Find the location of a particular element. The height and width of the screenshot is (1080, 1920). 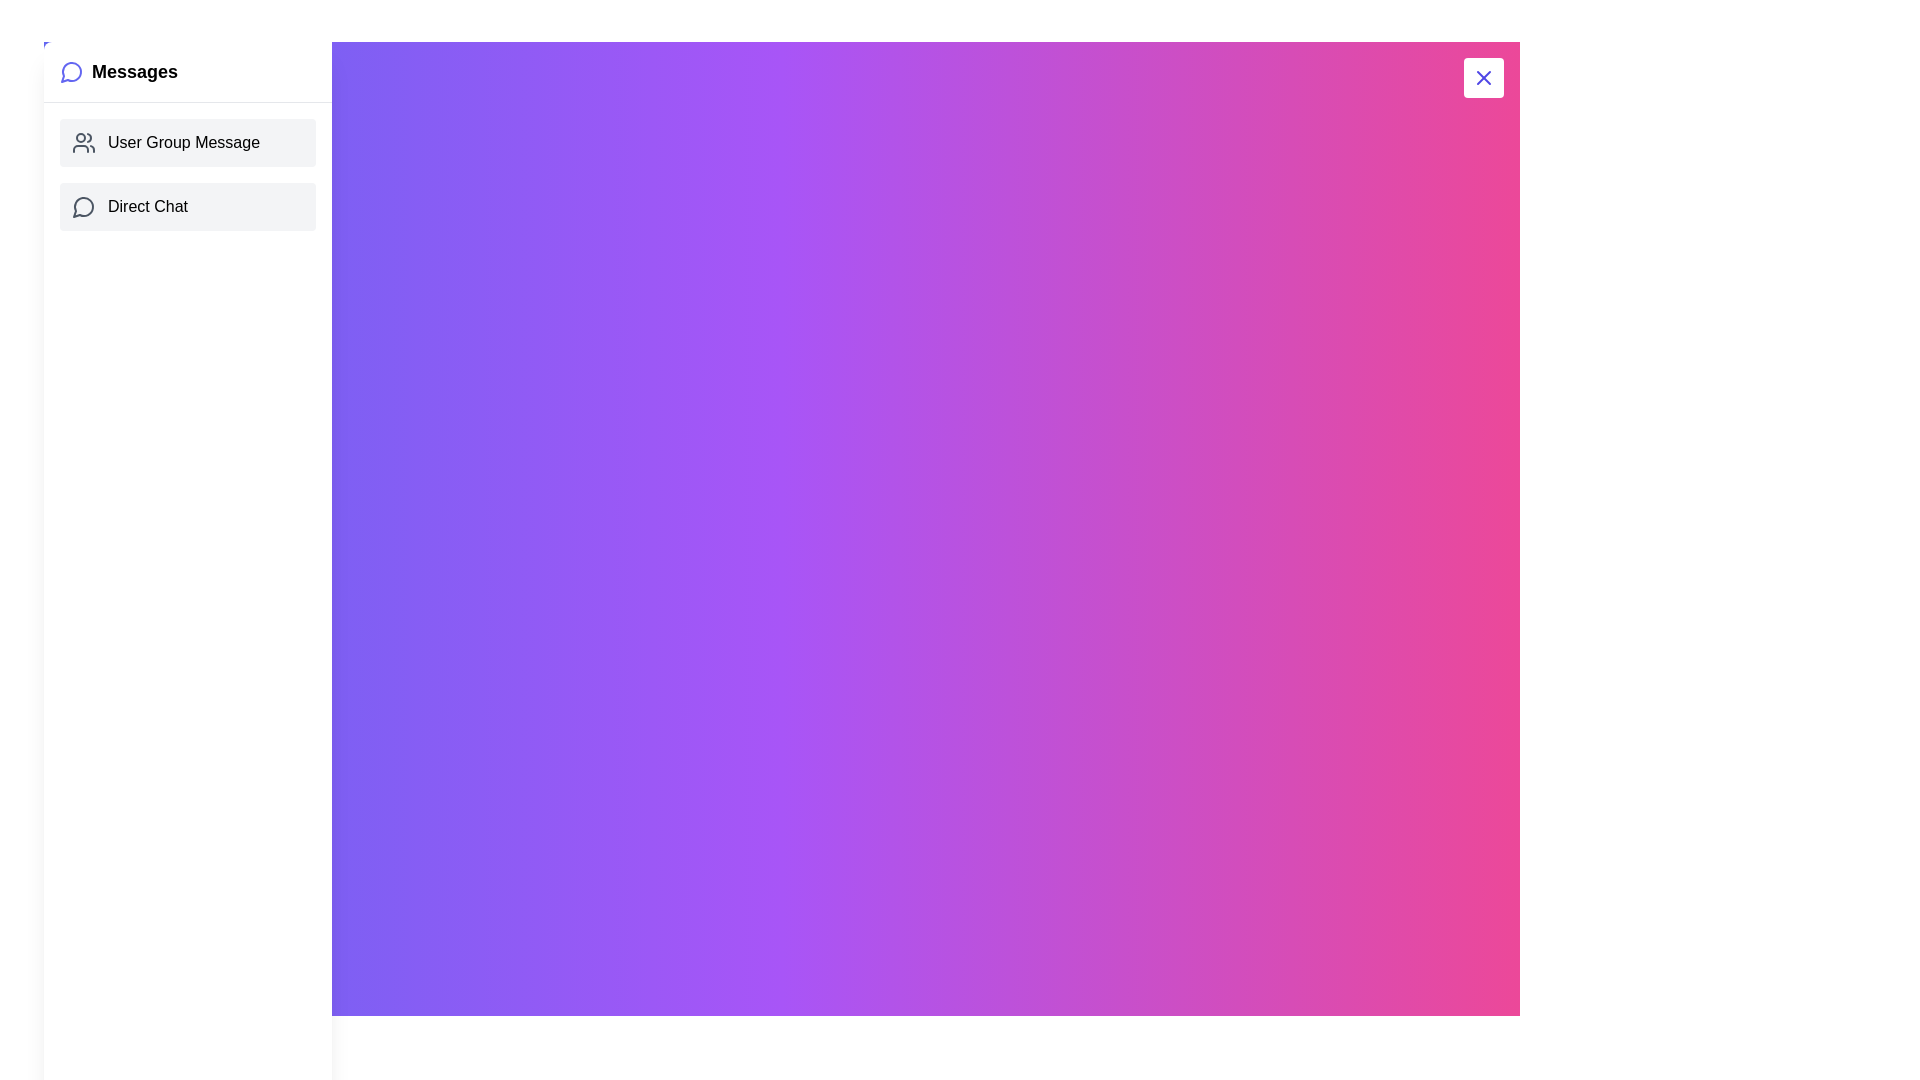

the 'Direct Chat' button located below the 'User Group Message' button in the sidebar is located at coordinates (187, 207).